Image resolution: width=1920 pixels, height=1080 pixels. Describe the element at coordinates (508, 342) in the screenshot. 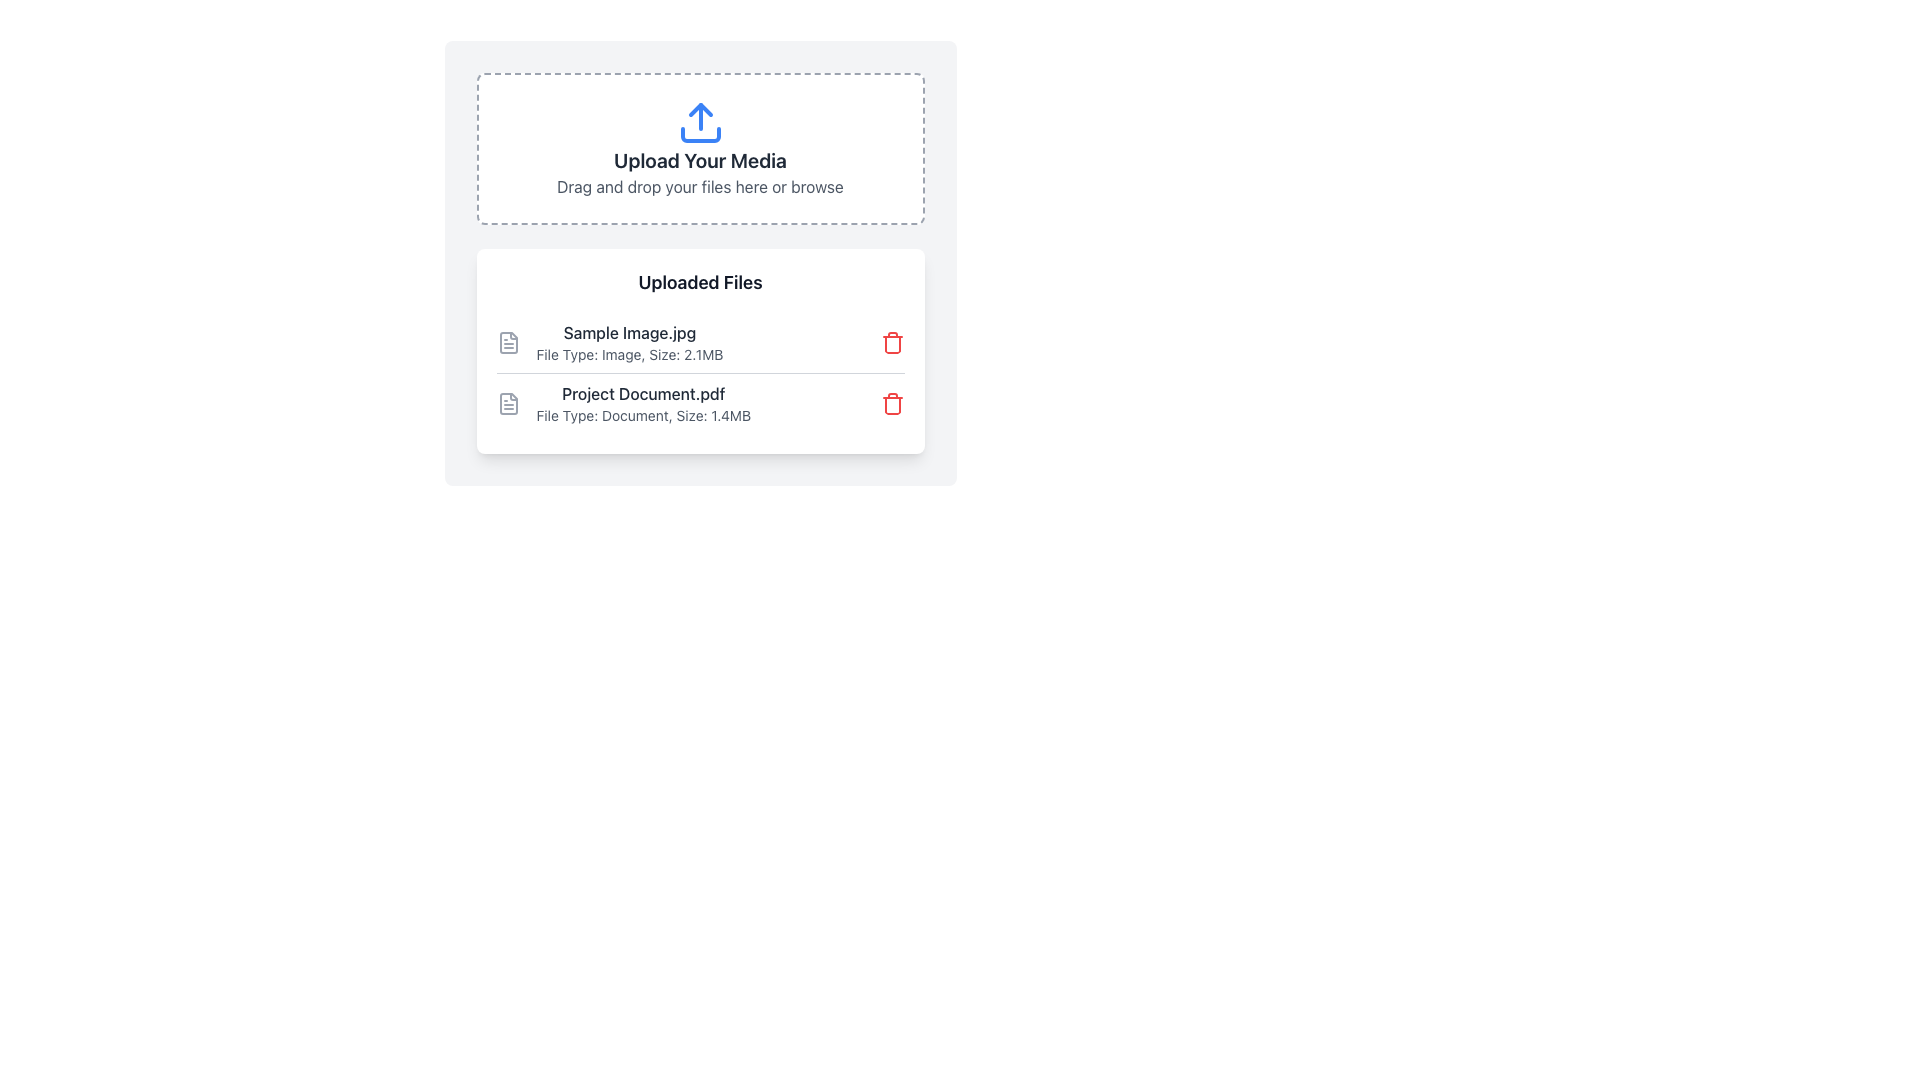

I see `the document icon located on the left of the first row in the file list, adjacent to 'Sample Image.jpg'` at that location.